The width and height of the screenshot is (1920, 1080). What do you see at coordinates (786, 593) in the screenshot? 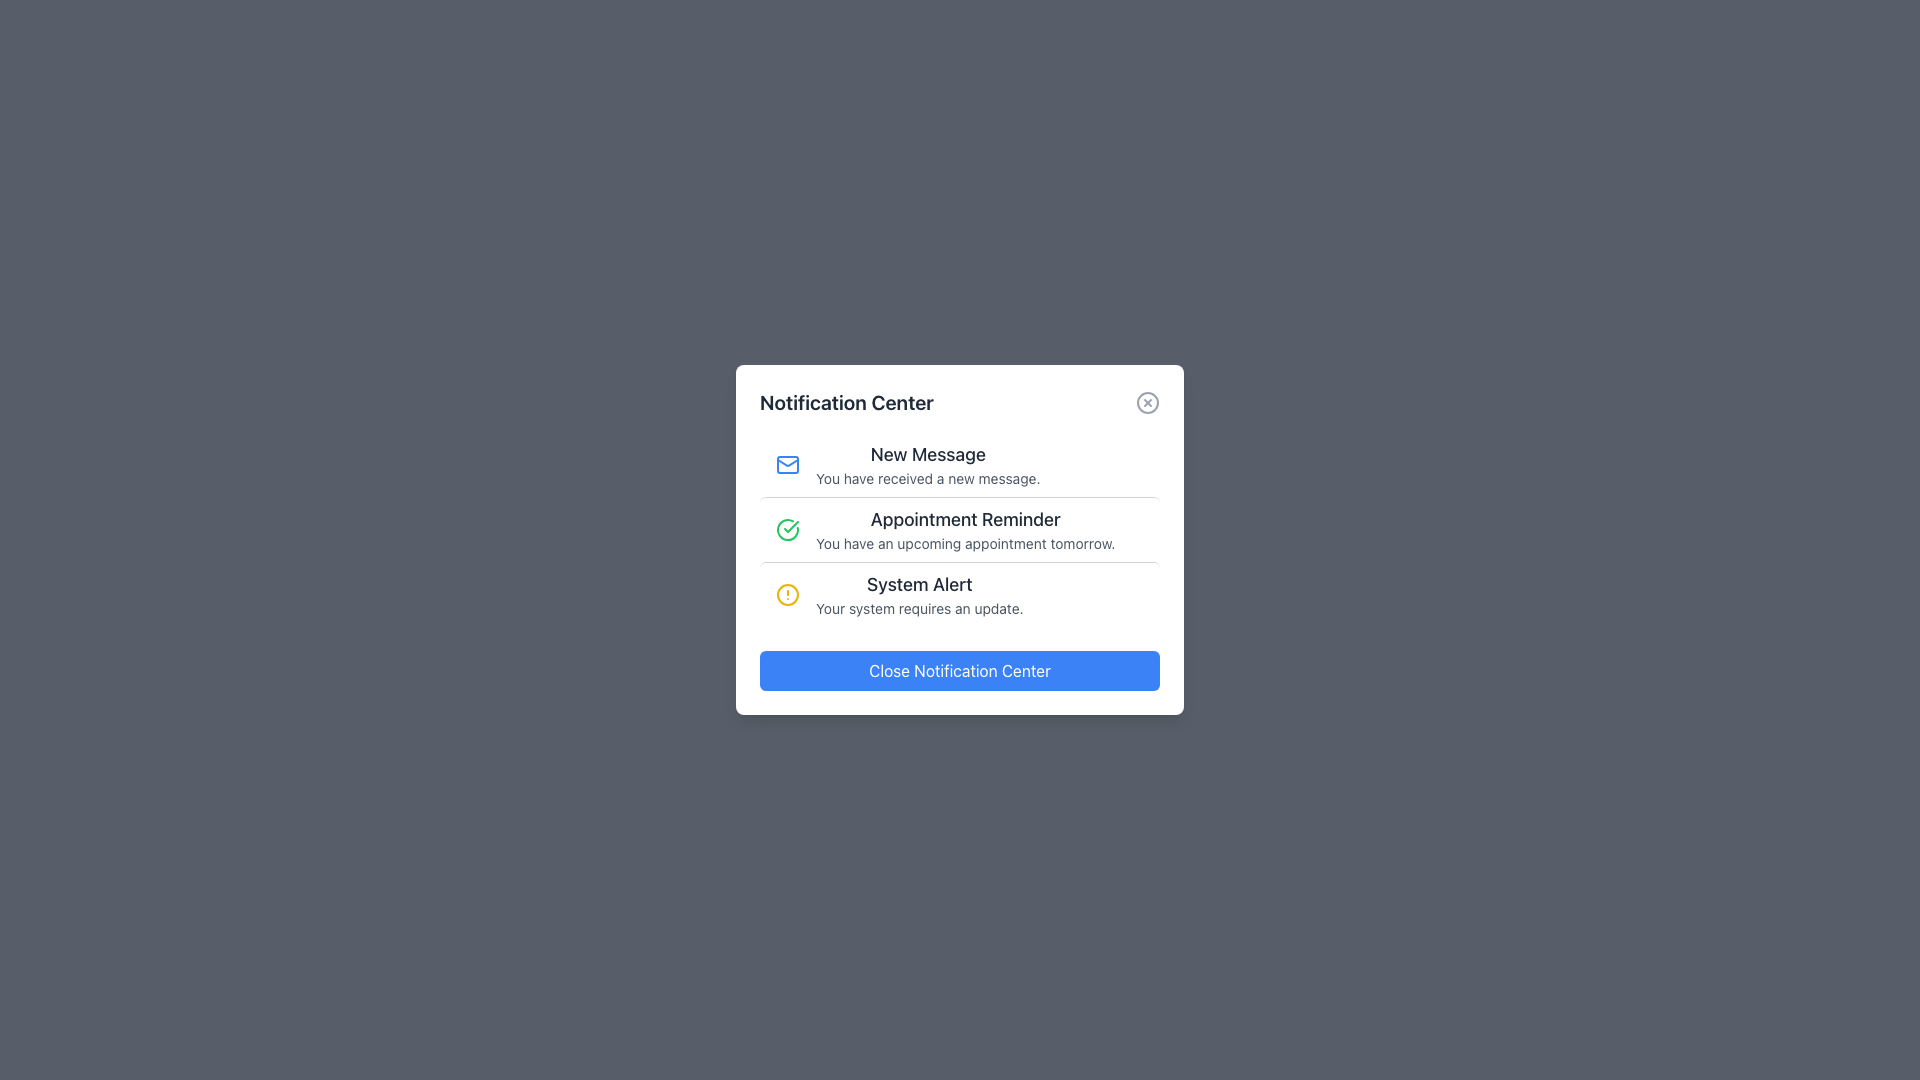
I see `the yellow circular icon with an alert symbol inside, located to the left of the 'System Alert' label in the notification center` at bounding box center [786, 593].